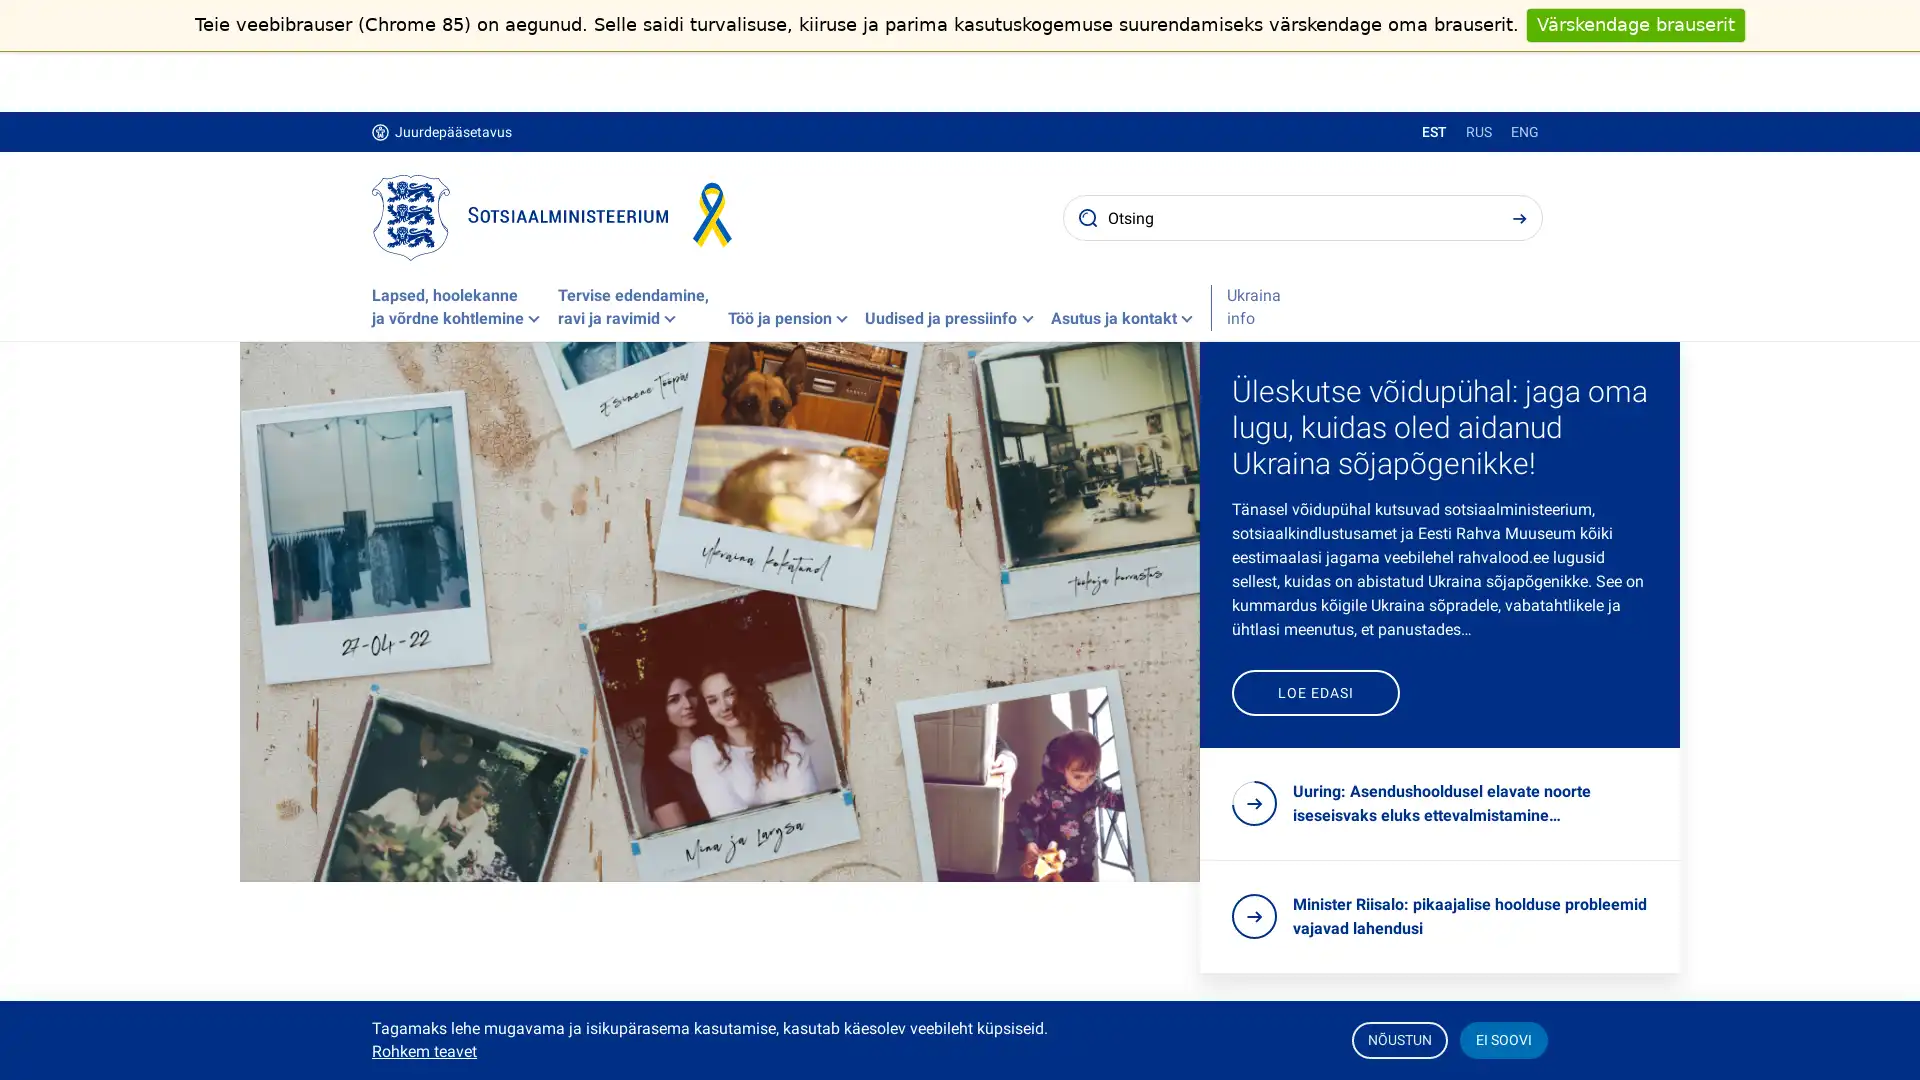  I want to click on NOUSTUN, so click(1397, 1039).